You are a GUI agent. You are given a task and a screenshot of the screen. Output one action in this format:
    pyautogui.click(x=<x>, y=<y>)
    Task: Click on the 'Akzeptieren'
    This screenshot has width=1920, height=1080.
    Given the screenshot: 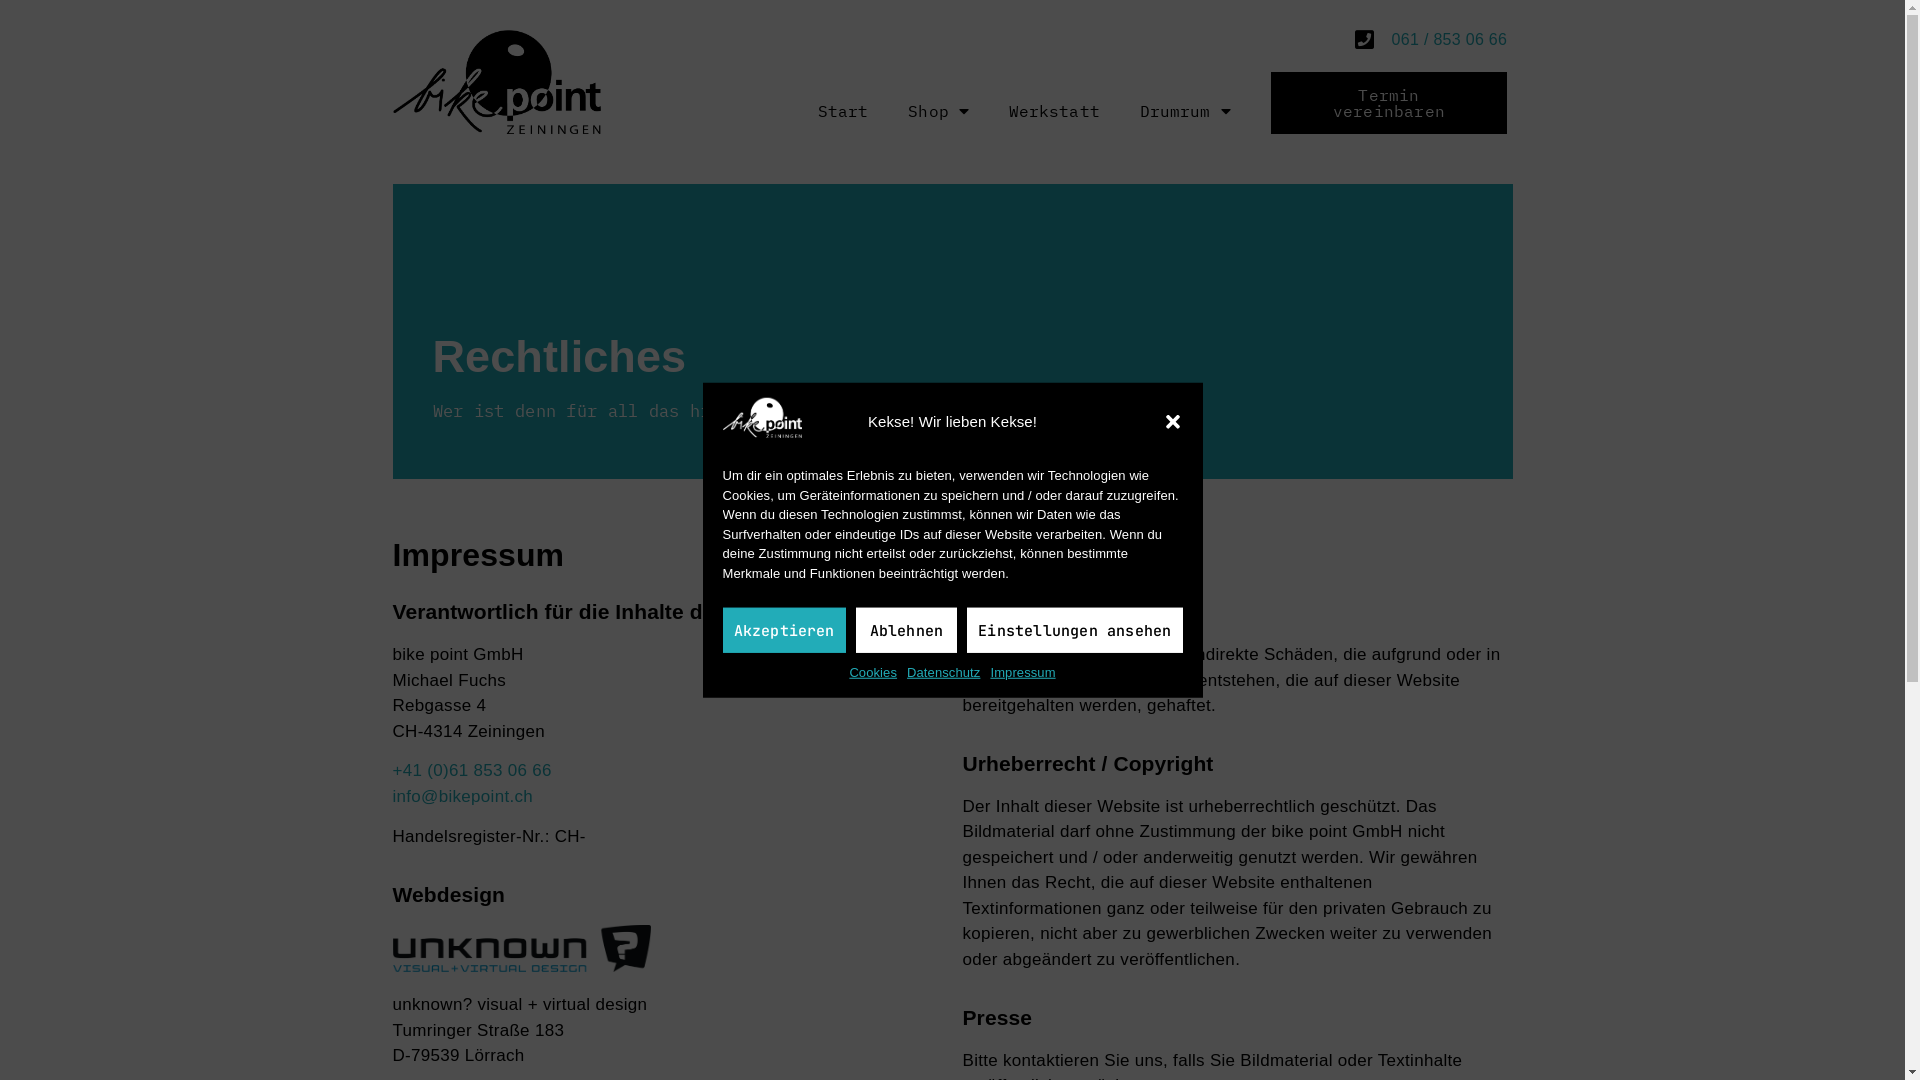 What is the action you would take?
    pyautogui.click(x=782, y=630)
    